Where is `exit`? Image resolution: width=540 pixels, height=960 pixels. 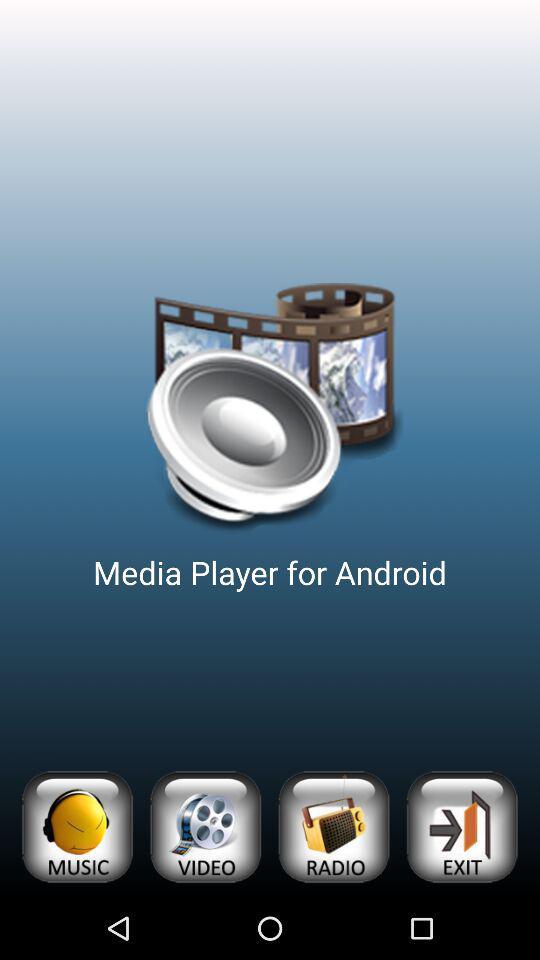
exit is located at coordinates (461, 827).